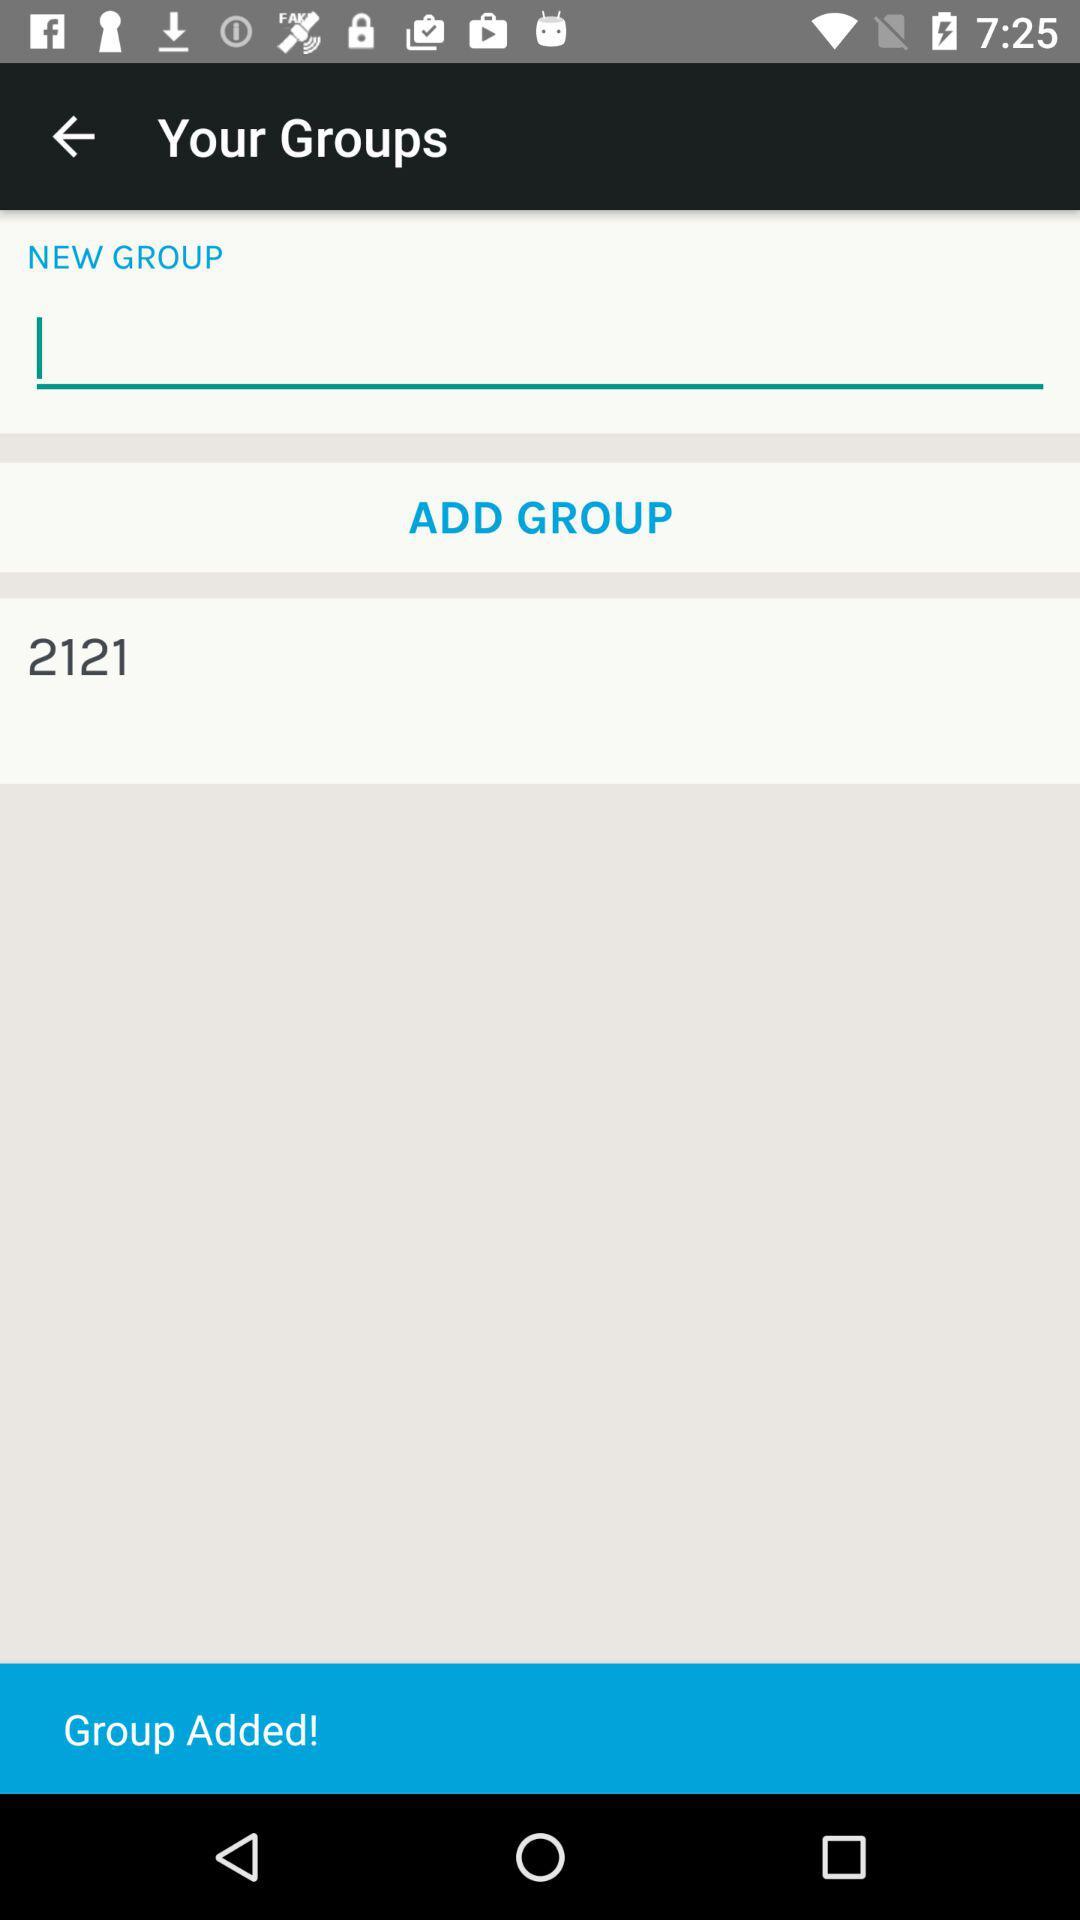 This screenshot has width=1080, height=1920. What do you see at coordinates (540, 349) in the screenshot?
I see `the new group box` at bounding box center [540, 349].